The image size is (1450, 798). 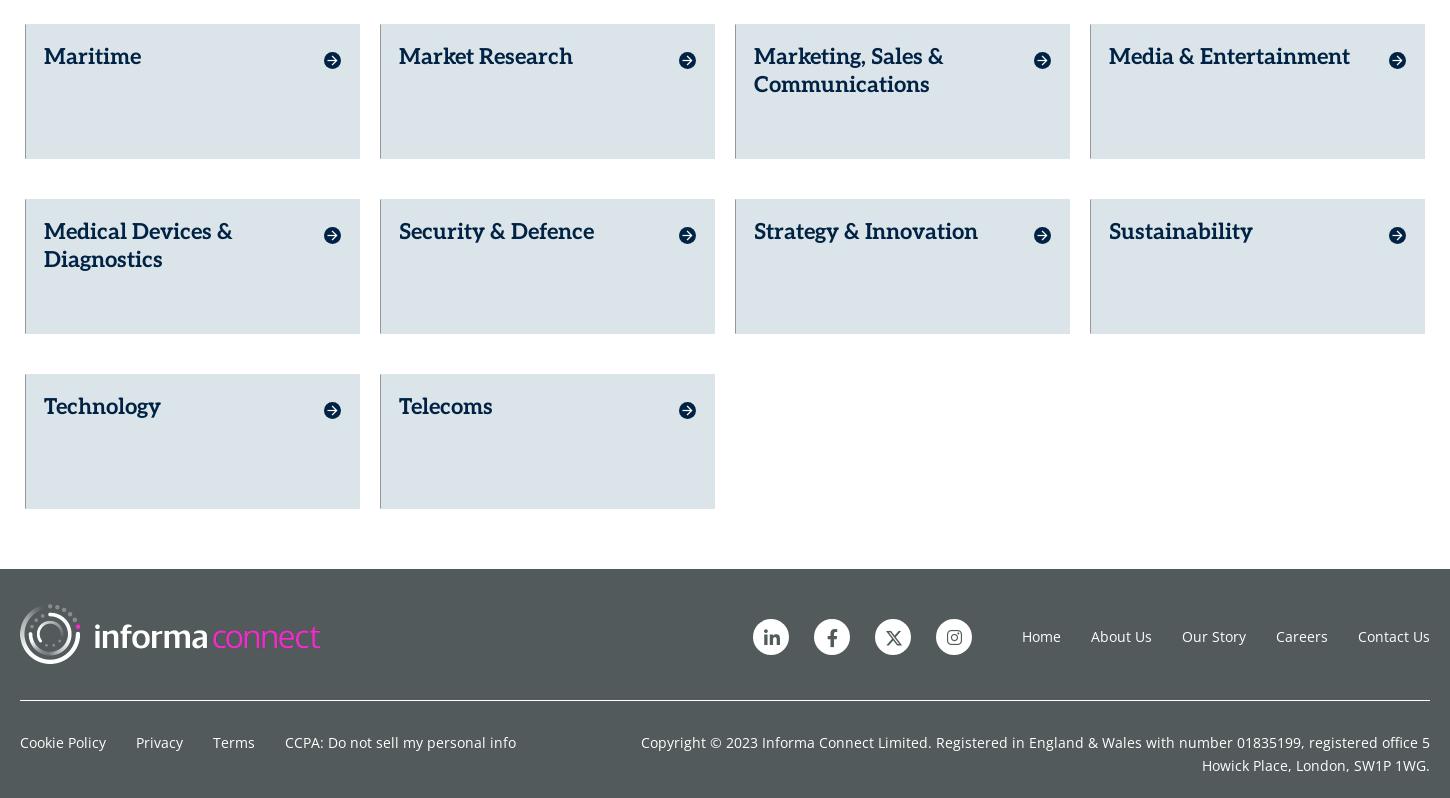 I want to click on 'Market Research', so click(x=486, y=48).